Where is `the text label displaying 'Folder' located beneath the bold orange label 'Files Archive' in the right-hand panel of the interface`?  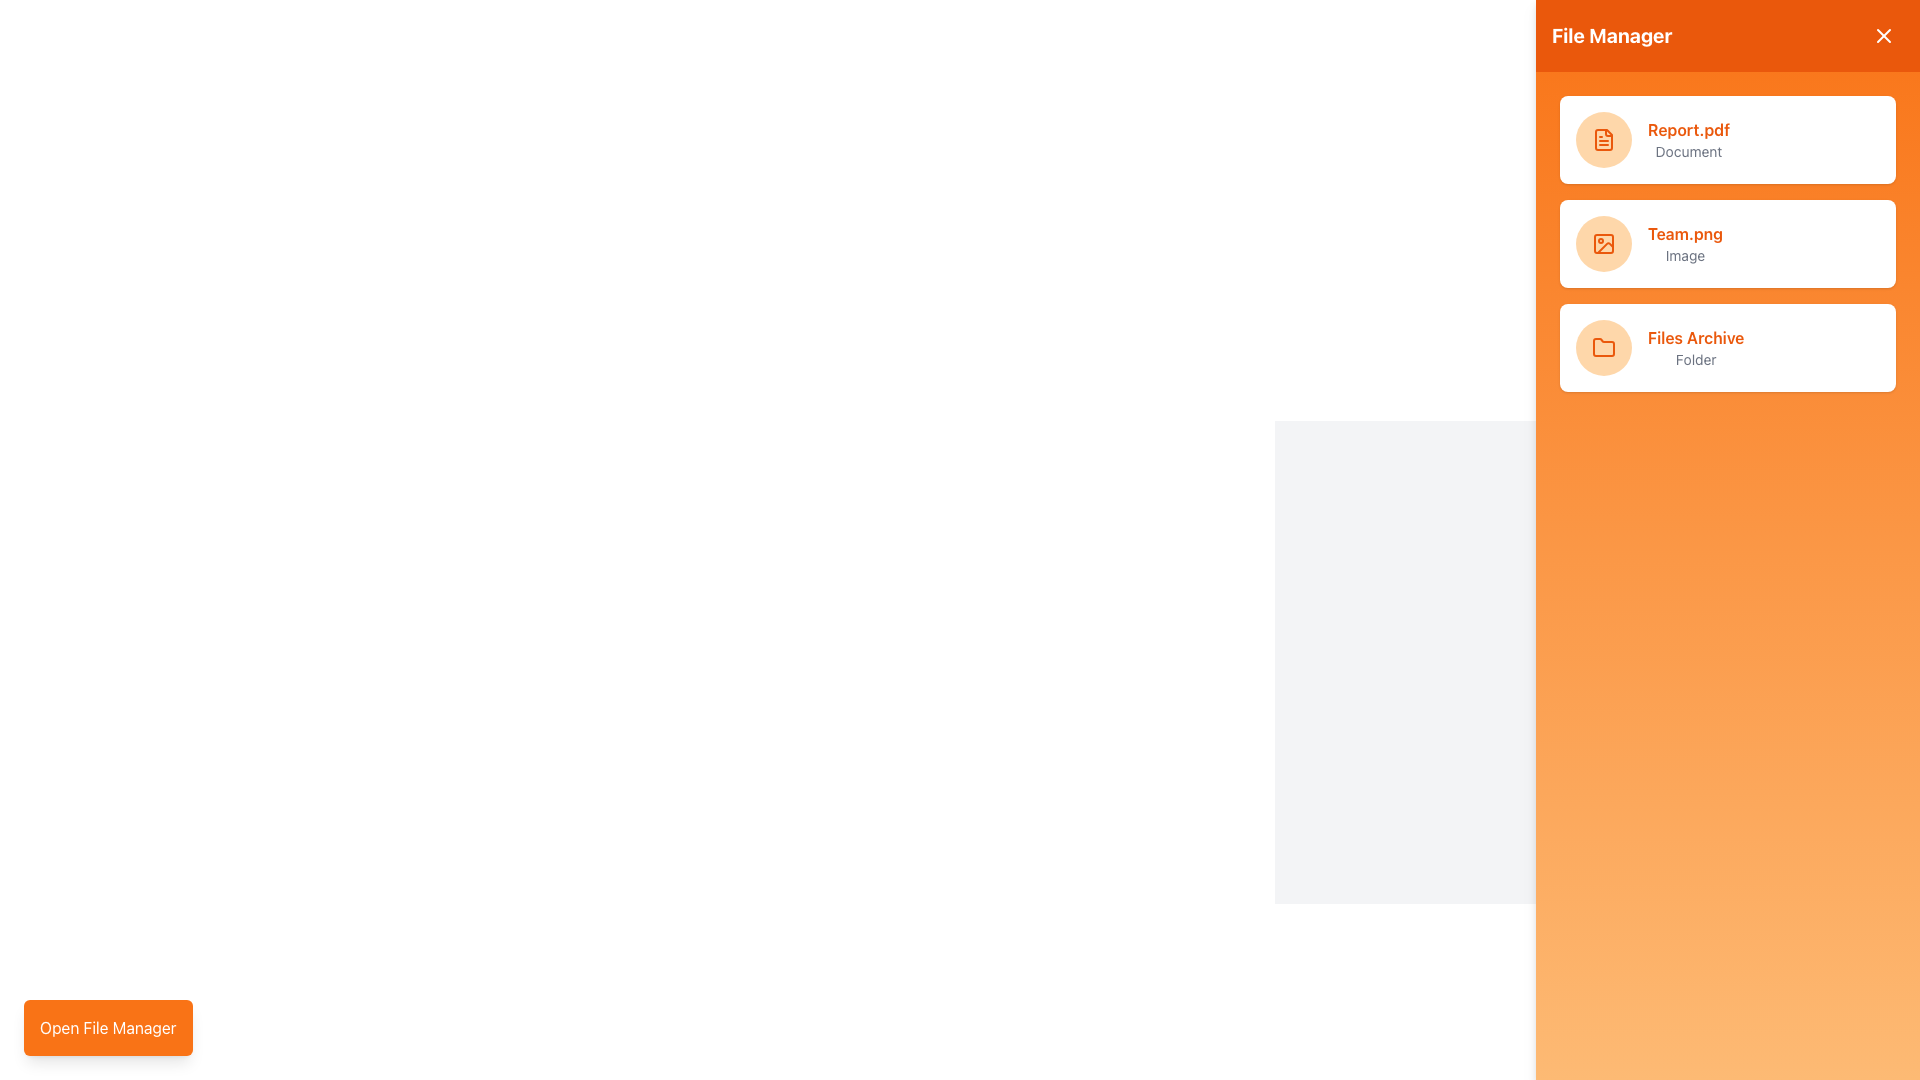 the text label displaying 'Folder' located beneath the bold orange label 'Files Archive' in the right-hand panel of the interface is located at coordinates (1695, 358).